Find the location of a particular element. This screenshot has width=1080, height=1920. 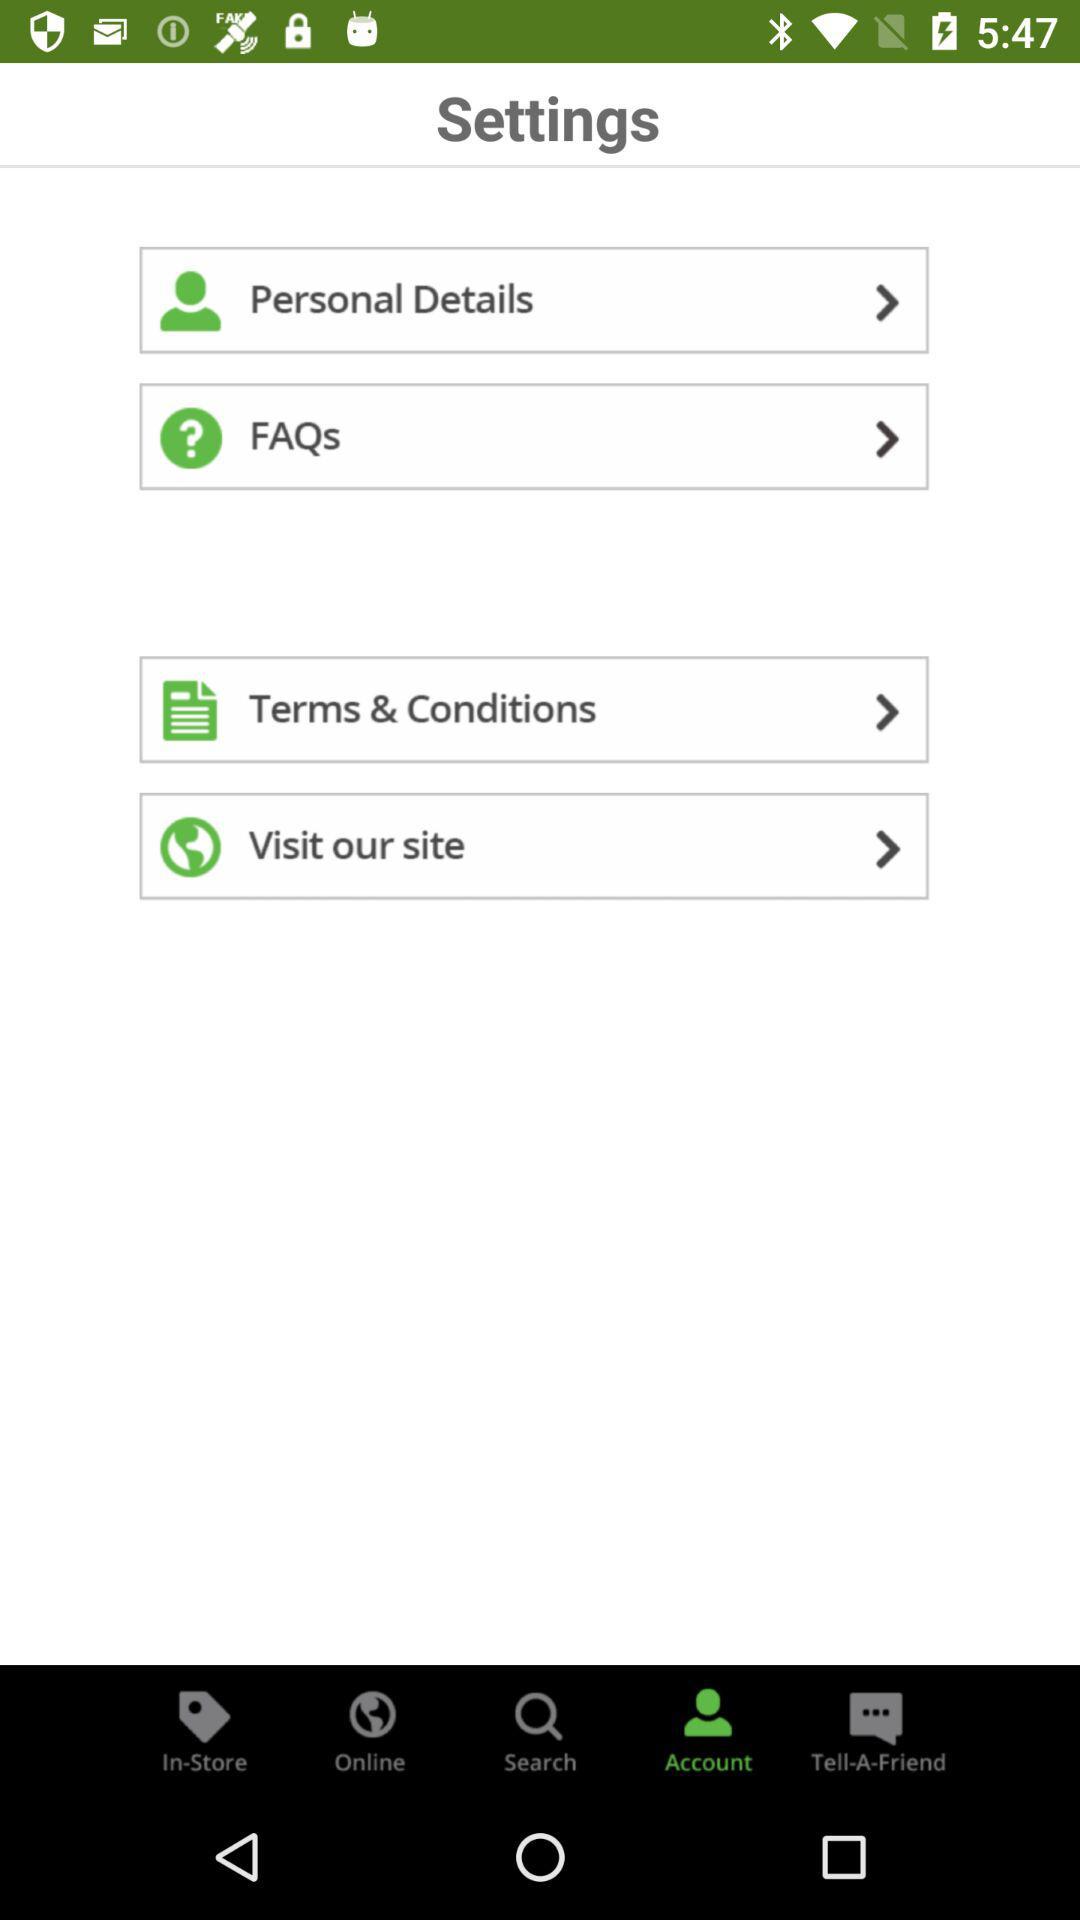

the globe icon is located at coordinates (371, 1728).